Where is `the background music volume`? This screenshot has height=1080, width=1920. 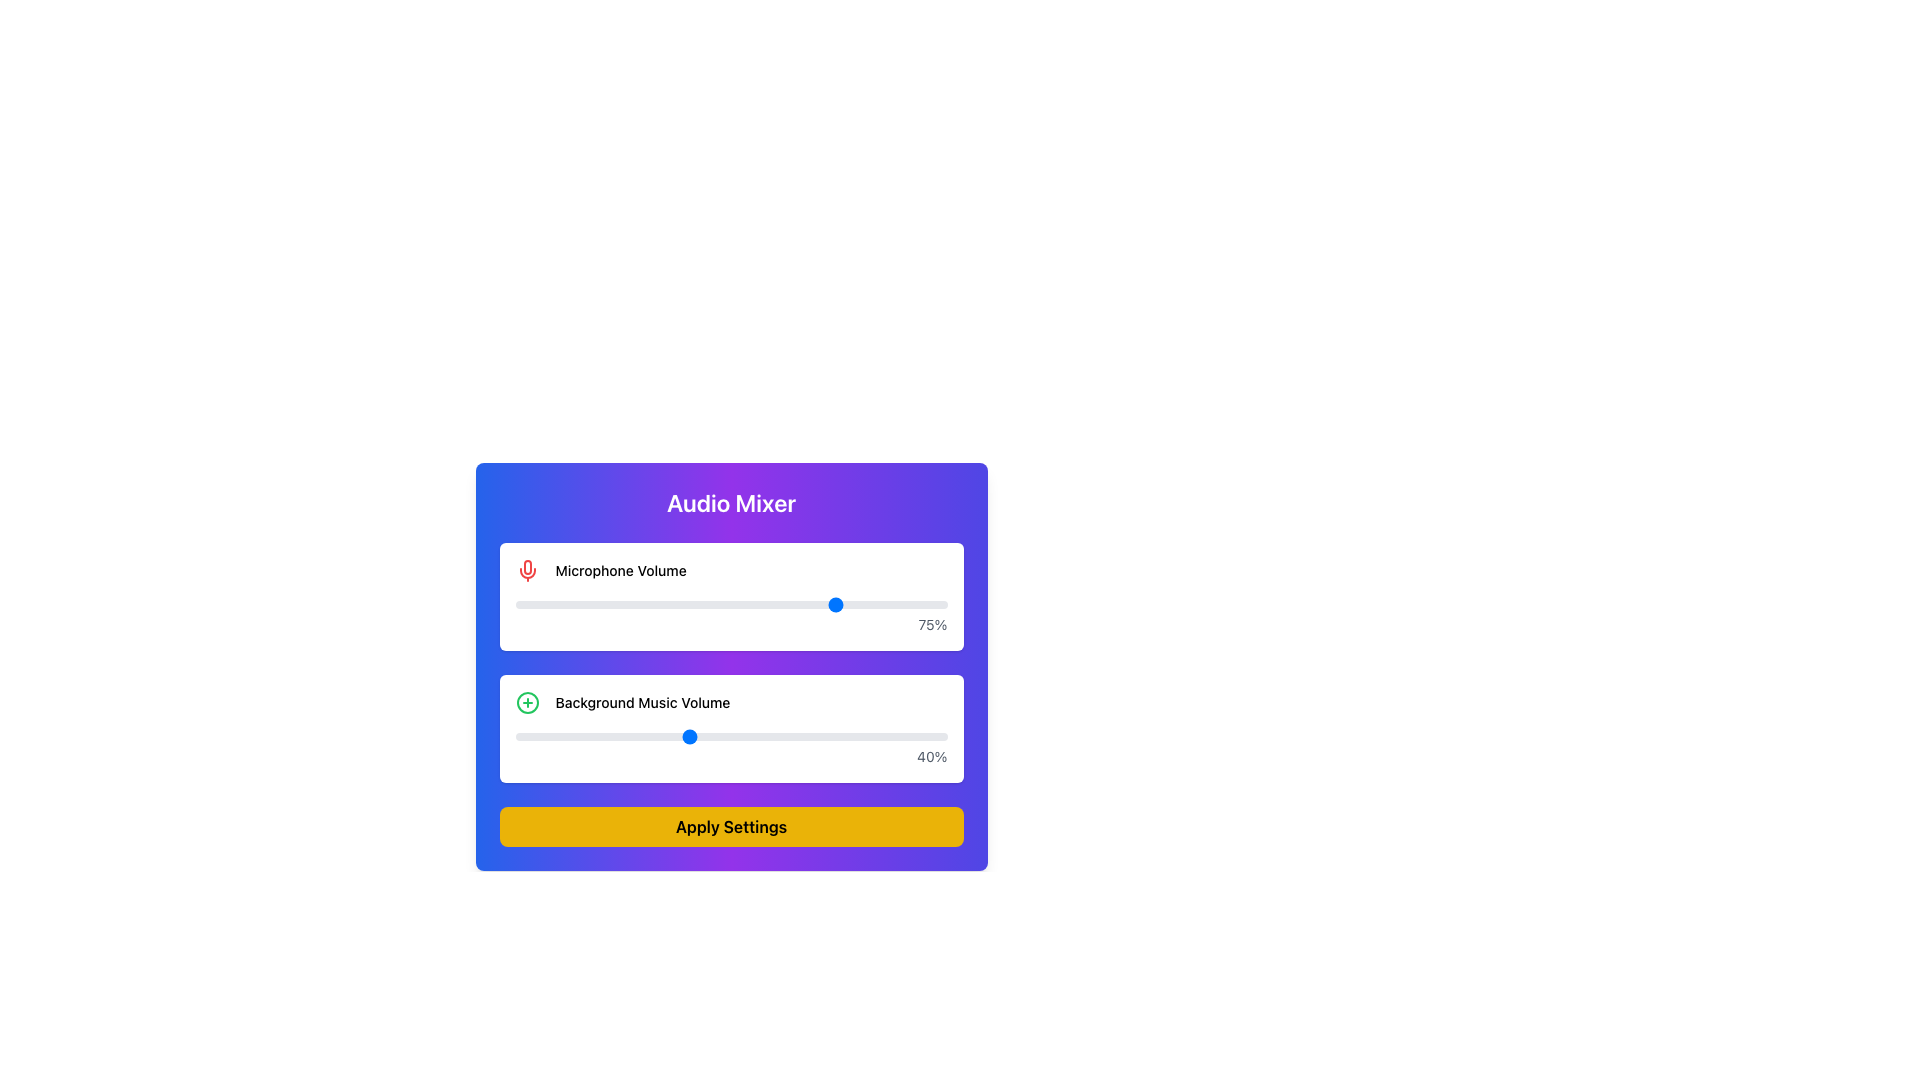
the background music volume is located at coordinates (649, 736).